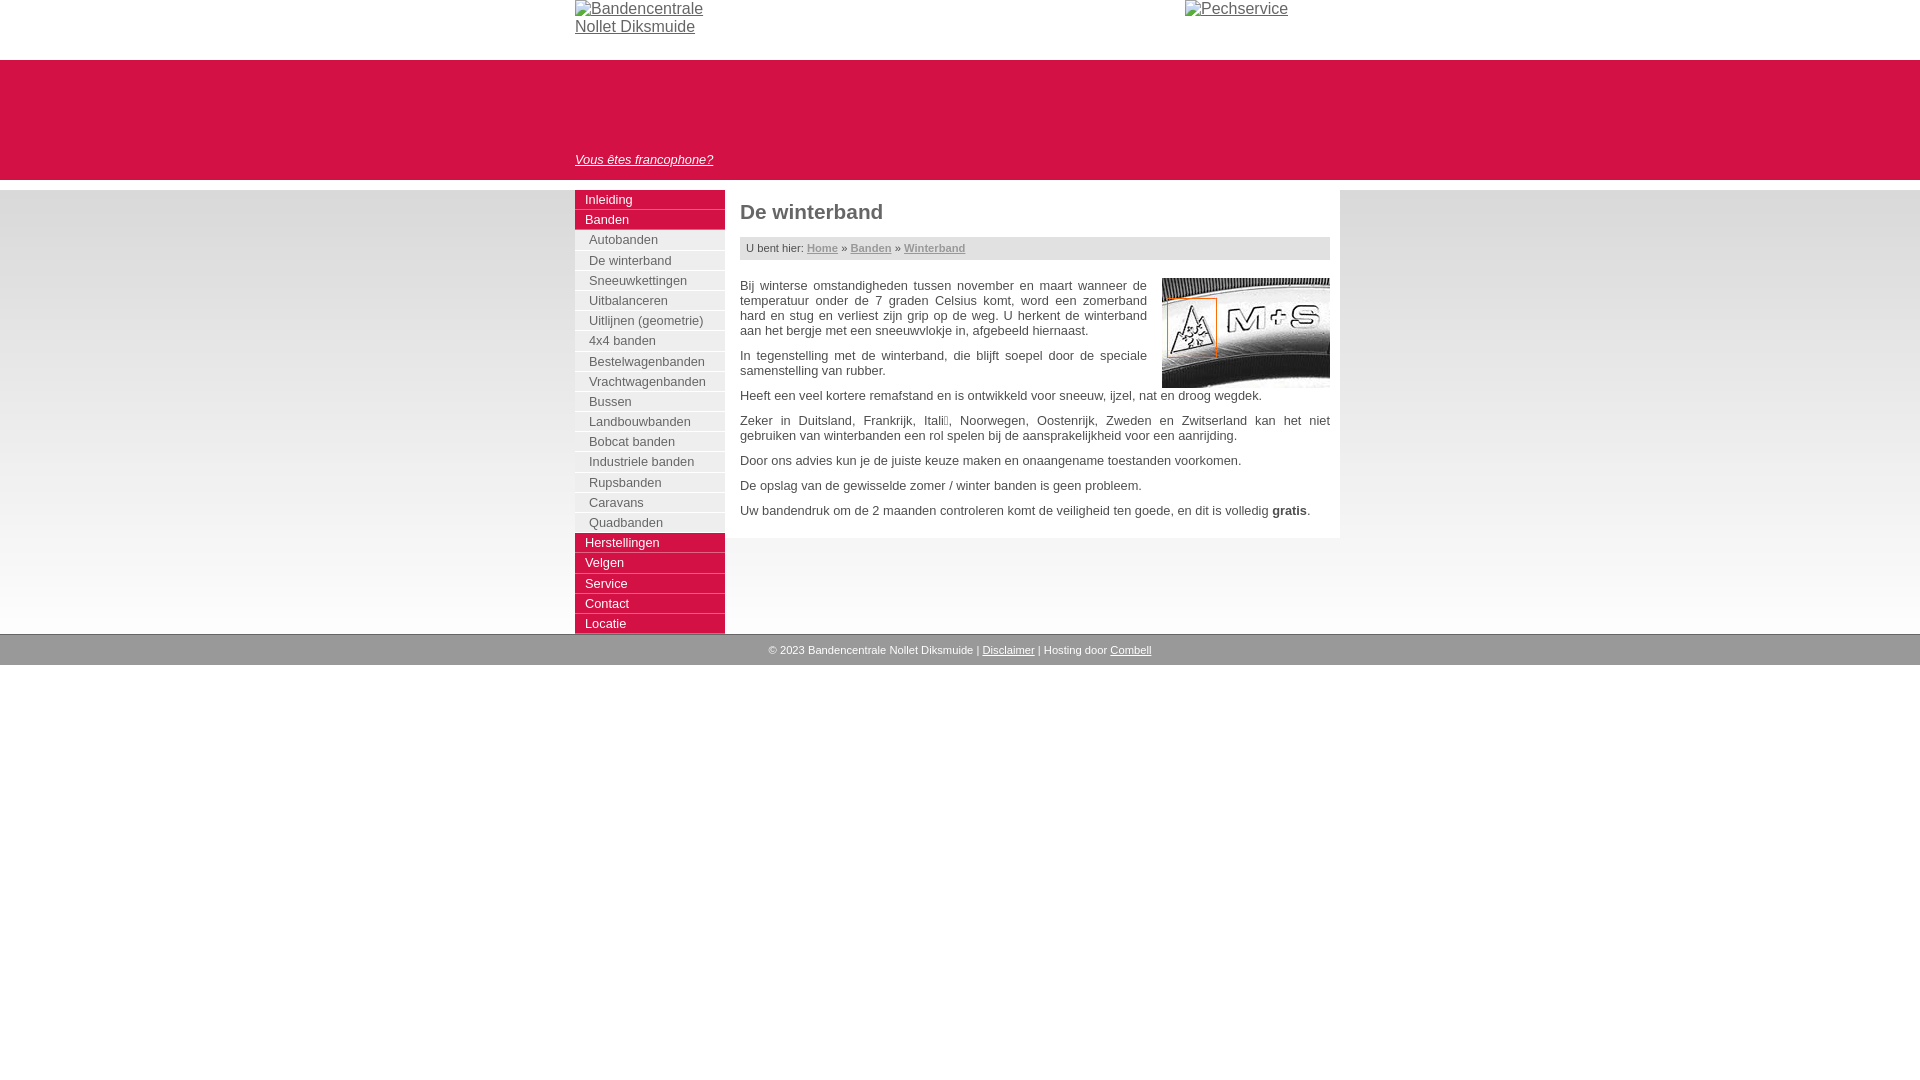 The image size is (1920, 1080). What do you see at coordinates (649, 563) in the screenshot?
I see `'Velgen'` at bounding box center [649, 563].